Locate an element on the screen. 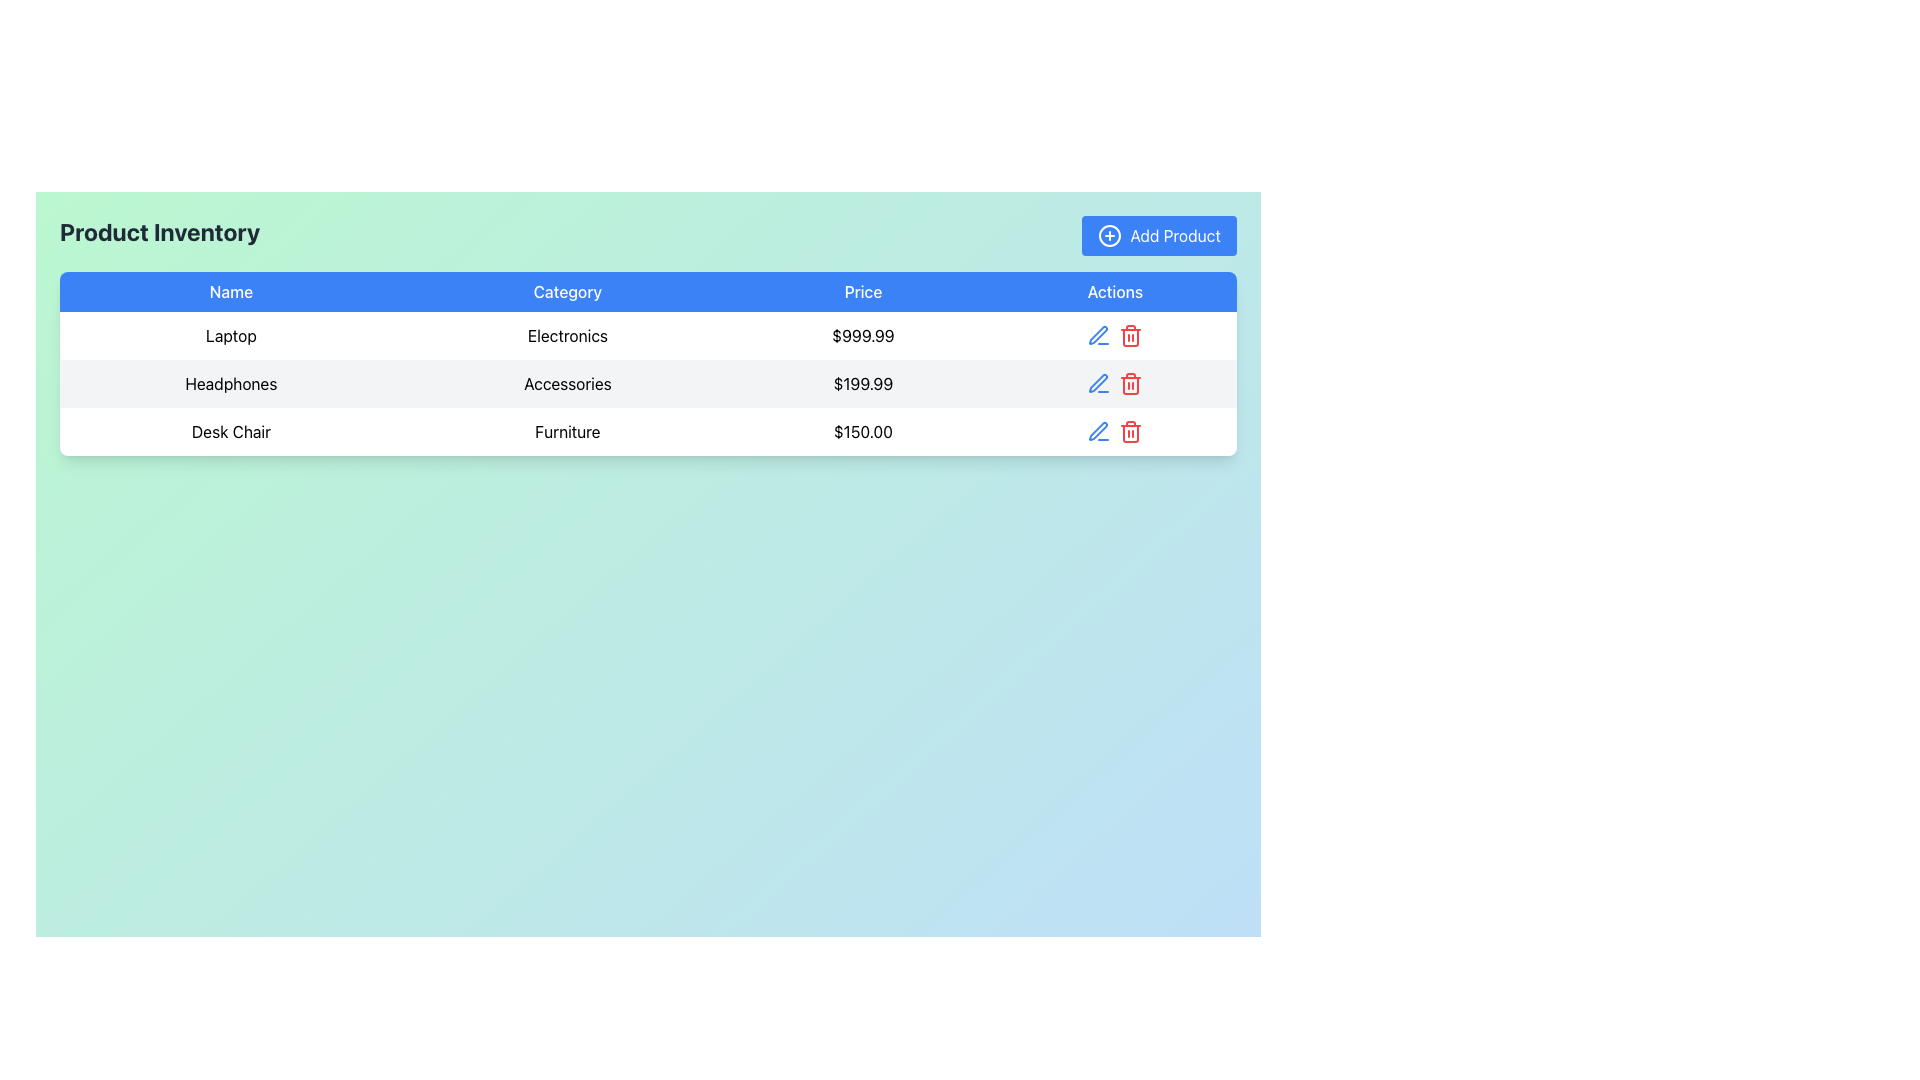 The height and width of the screenshot is (1080, 1920). the icon for adding a new product, located to the left of the 'Add Product' text within the blue button at the top-right corner of the interface is located at coordinates (1109, 234).